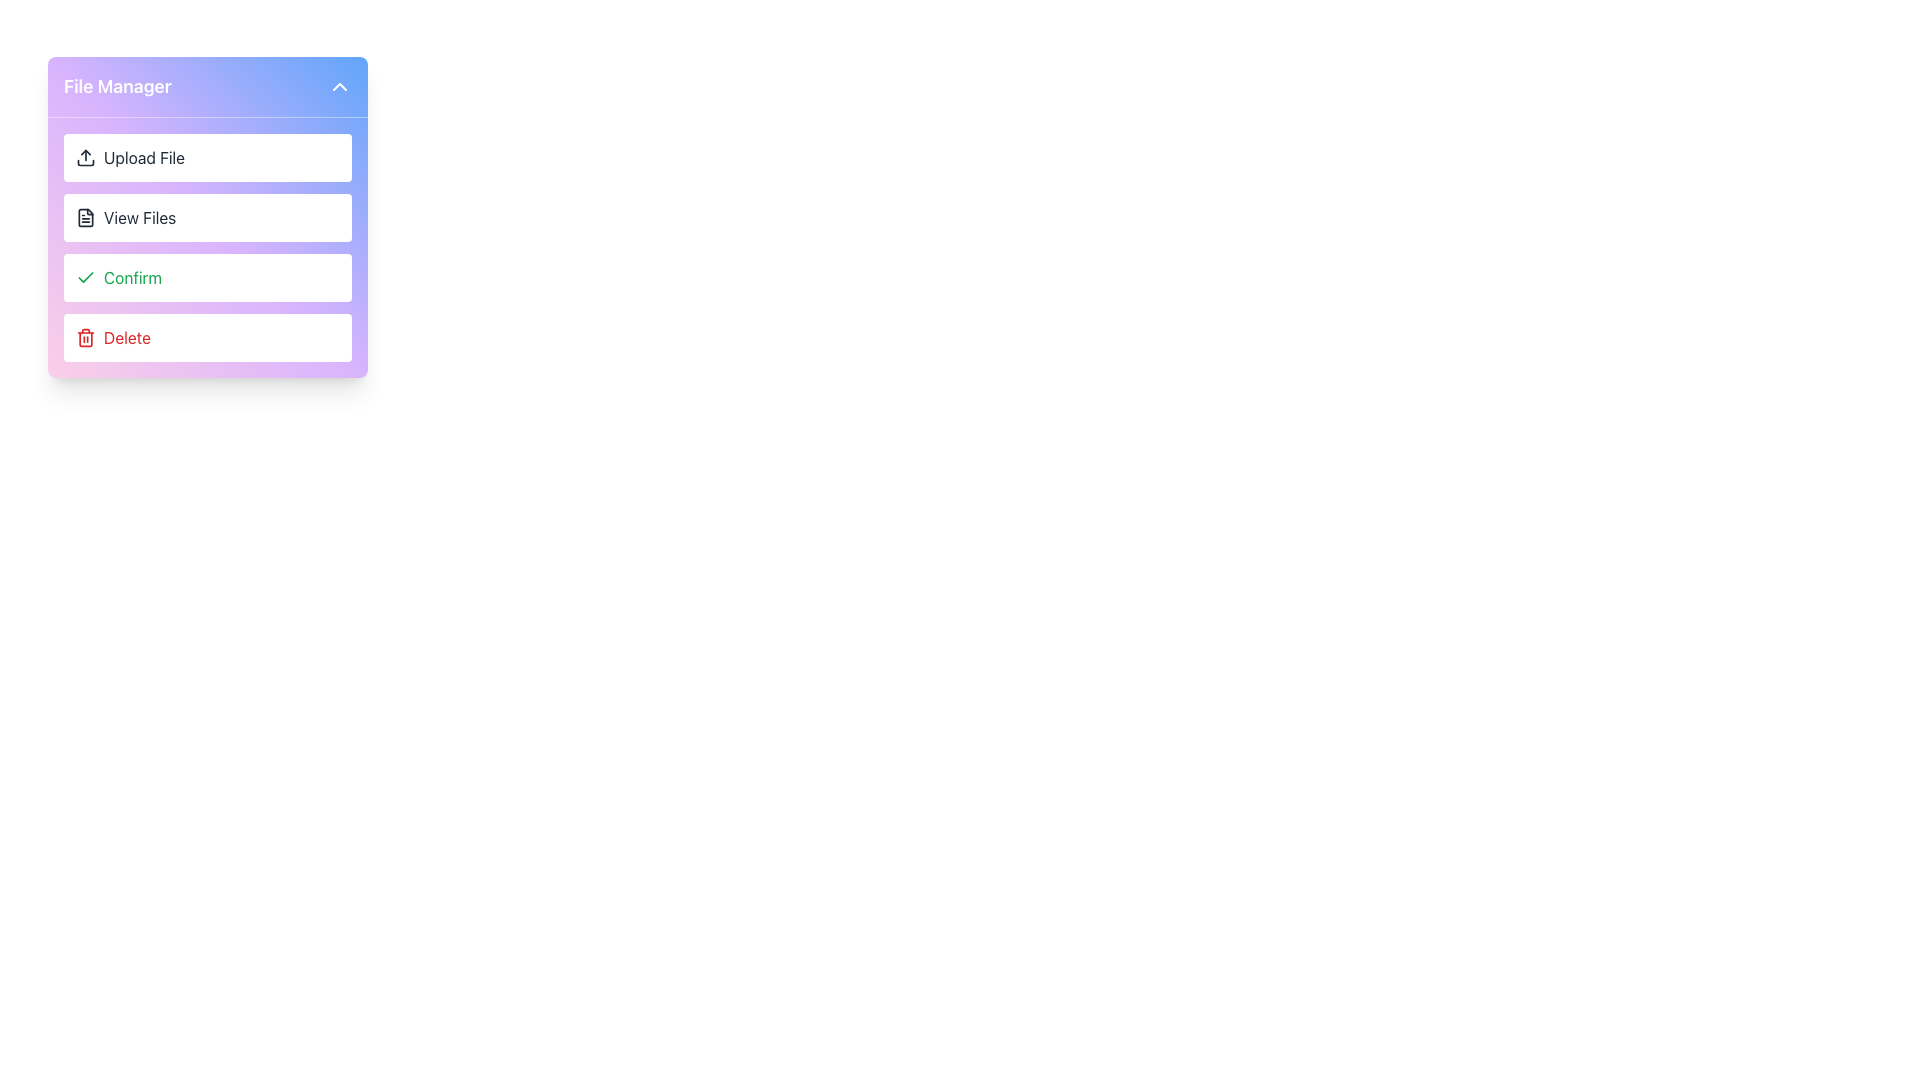  What do you see at coordinates (207, 218) in the screenshot?
I see `the 'View Files' button` at bounding box center [207, 218].